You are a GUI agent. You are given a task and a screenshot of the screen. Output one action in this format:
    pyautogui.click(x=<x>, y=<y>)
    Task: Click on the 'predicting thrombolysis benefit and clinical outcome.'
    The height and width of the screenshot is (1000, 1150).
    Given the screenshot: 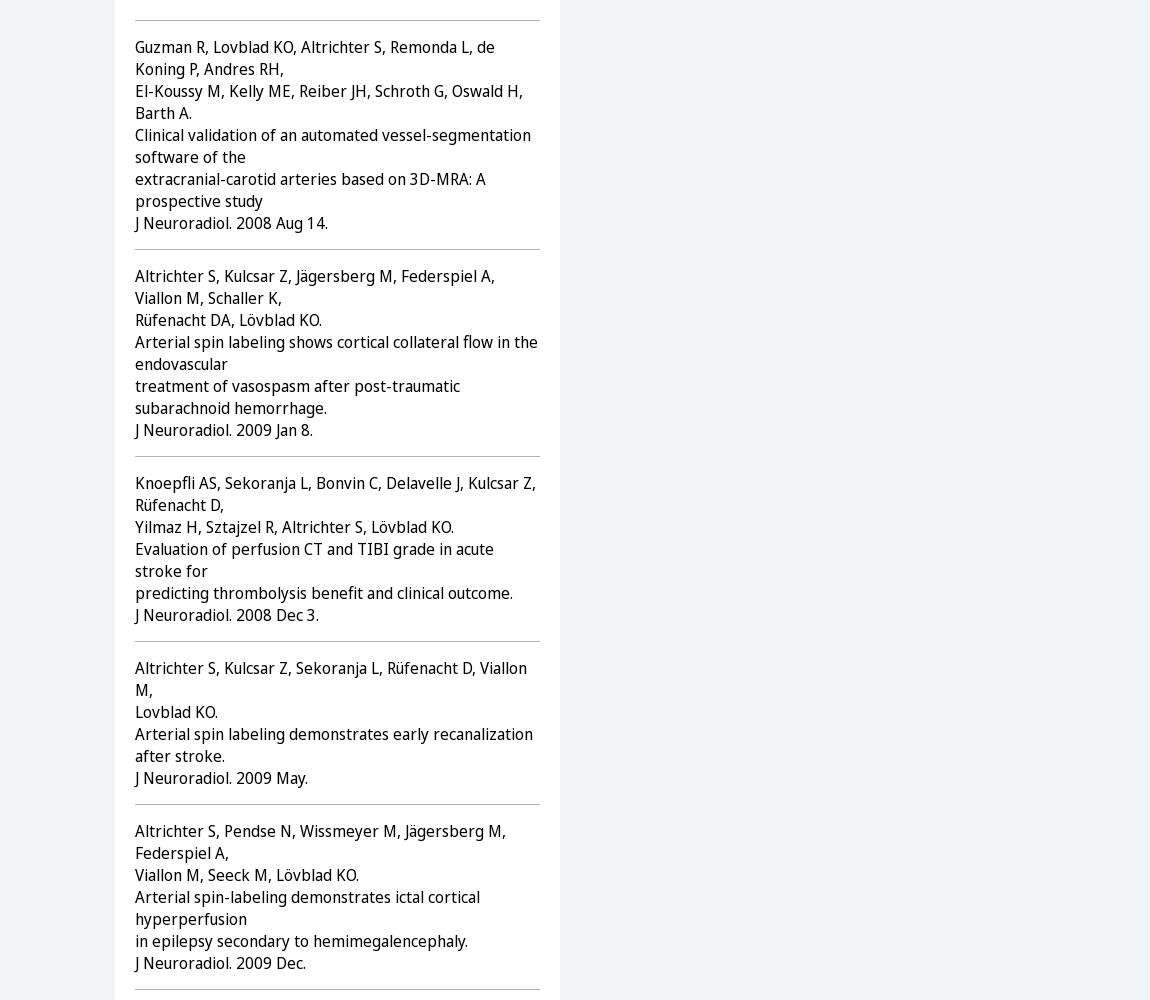 What is the action you would take?
    pyautogui.click(x=323, y=591)
    